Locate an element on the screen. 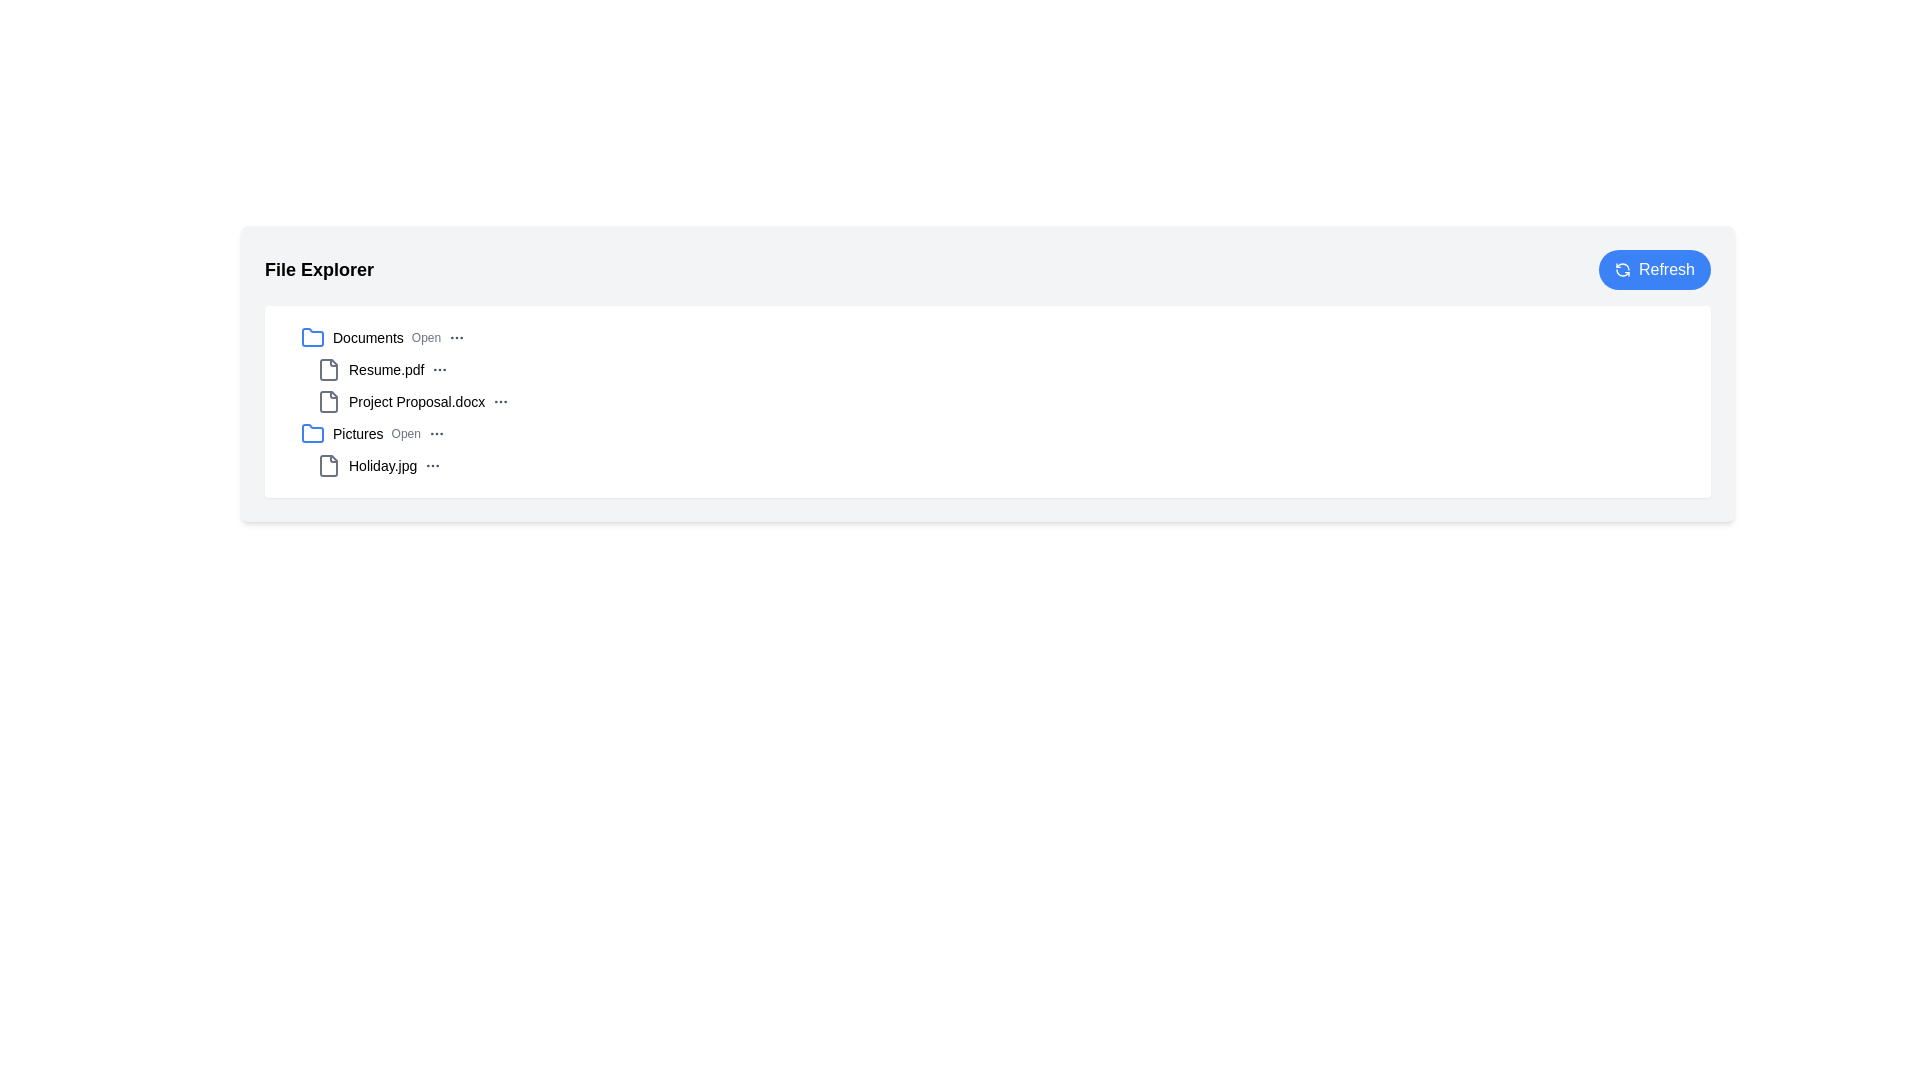 Image resolution: width=1920 pixels, height=1080 pixels. the file icon is located at coordinates (329, 466).